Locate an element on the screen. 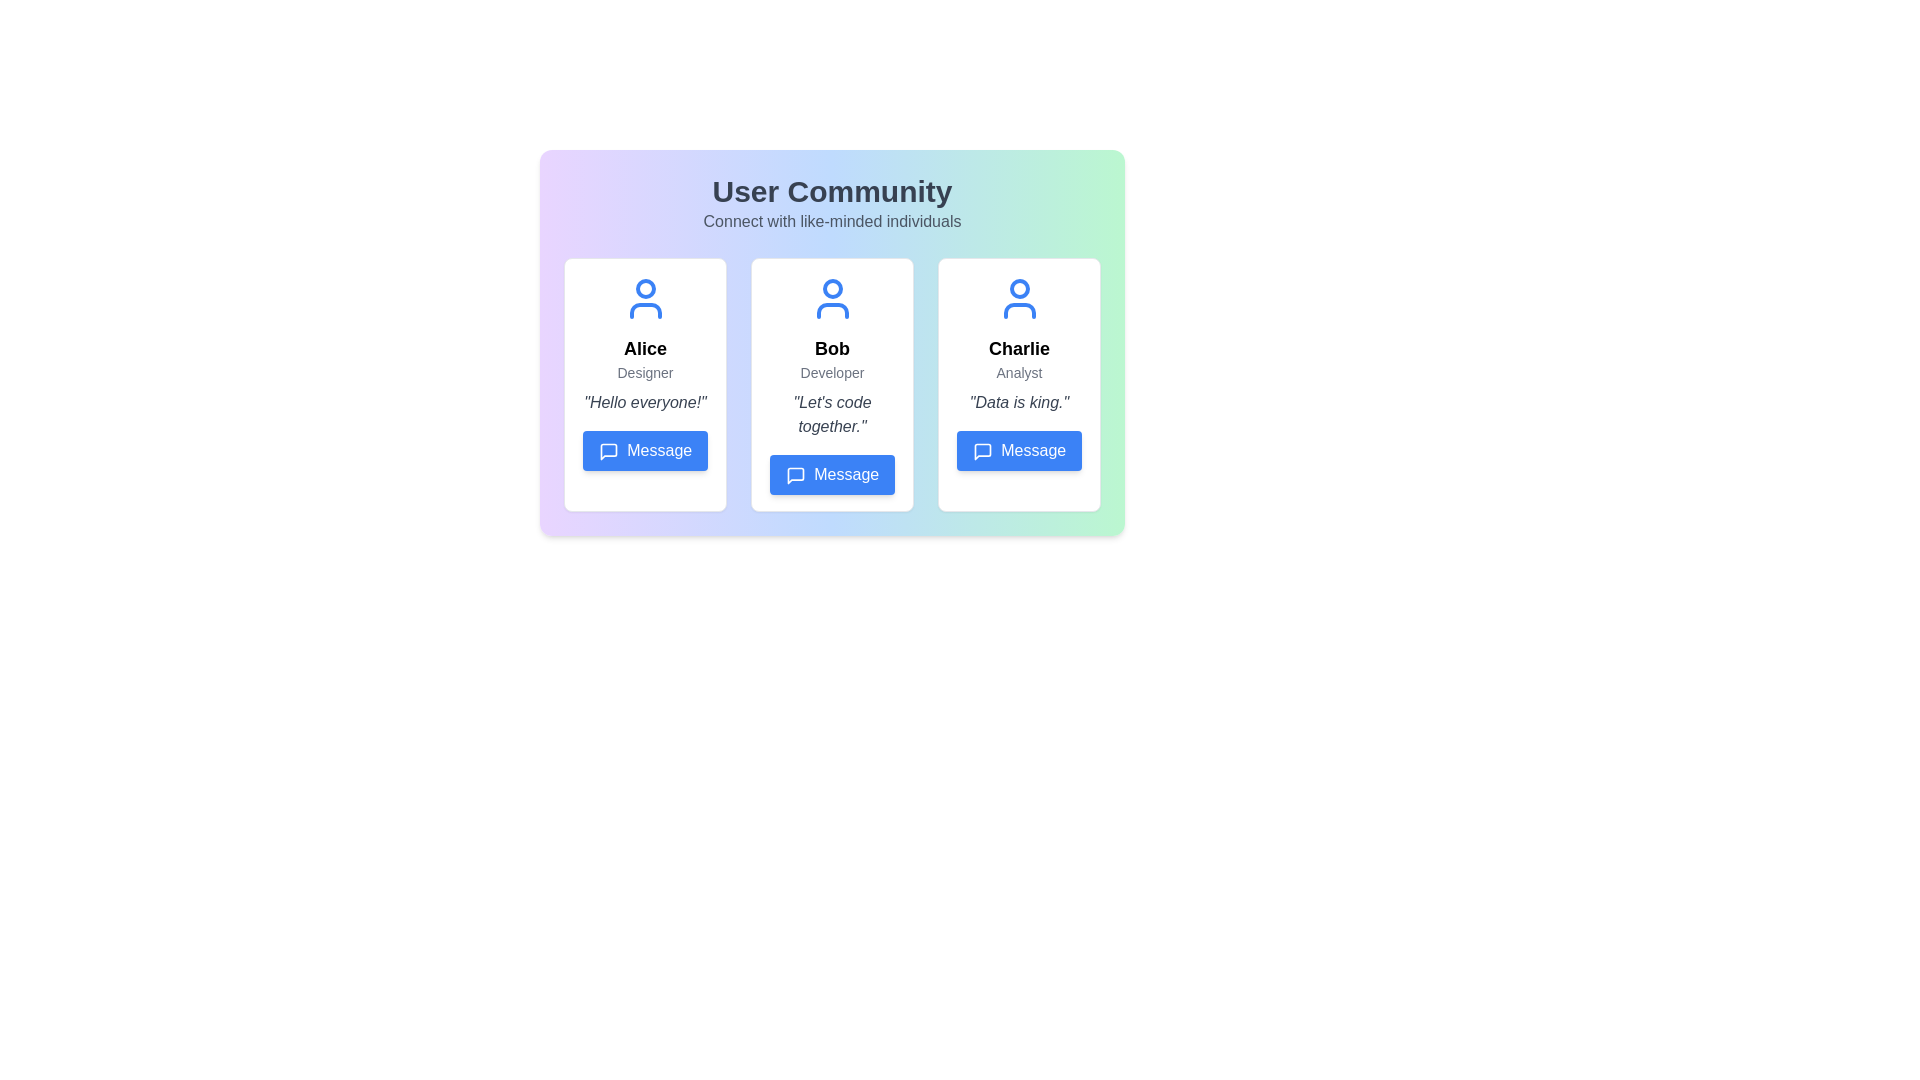 Image resolution: width=1920 pixels, height=1080 pixels. displayed text 'Data is king.' from the text display component located within Charlie's user card, below the 'Analyst' label and above the blue 'Message' button is located at coordinates (1019, 402).